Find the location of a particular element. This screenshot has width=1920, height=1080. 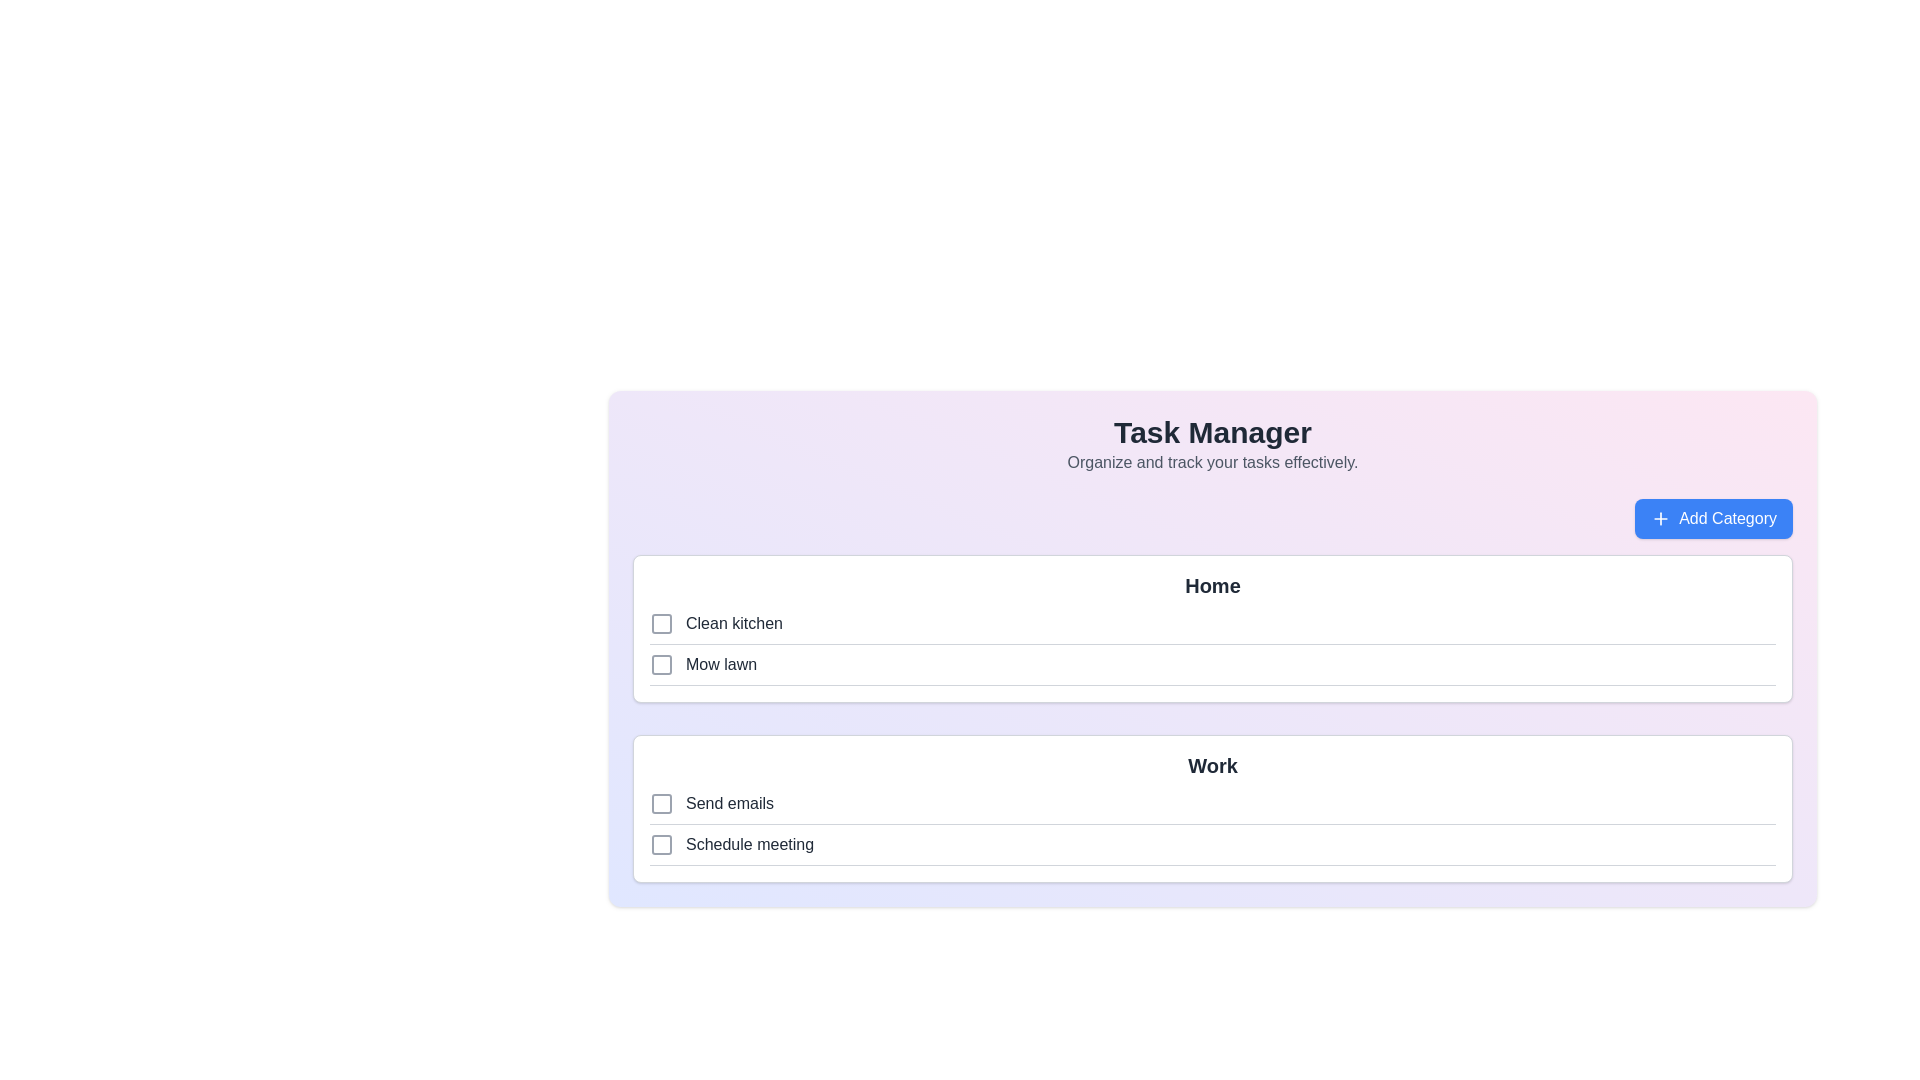

the Checkbox part (SVG graphical element) located before the 'Schedule meeting' text in the 'Work' section of the task list to trigger a tooltip or highlight effect is located at coordinates (662, 844).